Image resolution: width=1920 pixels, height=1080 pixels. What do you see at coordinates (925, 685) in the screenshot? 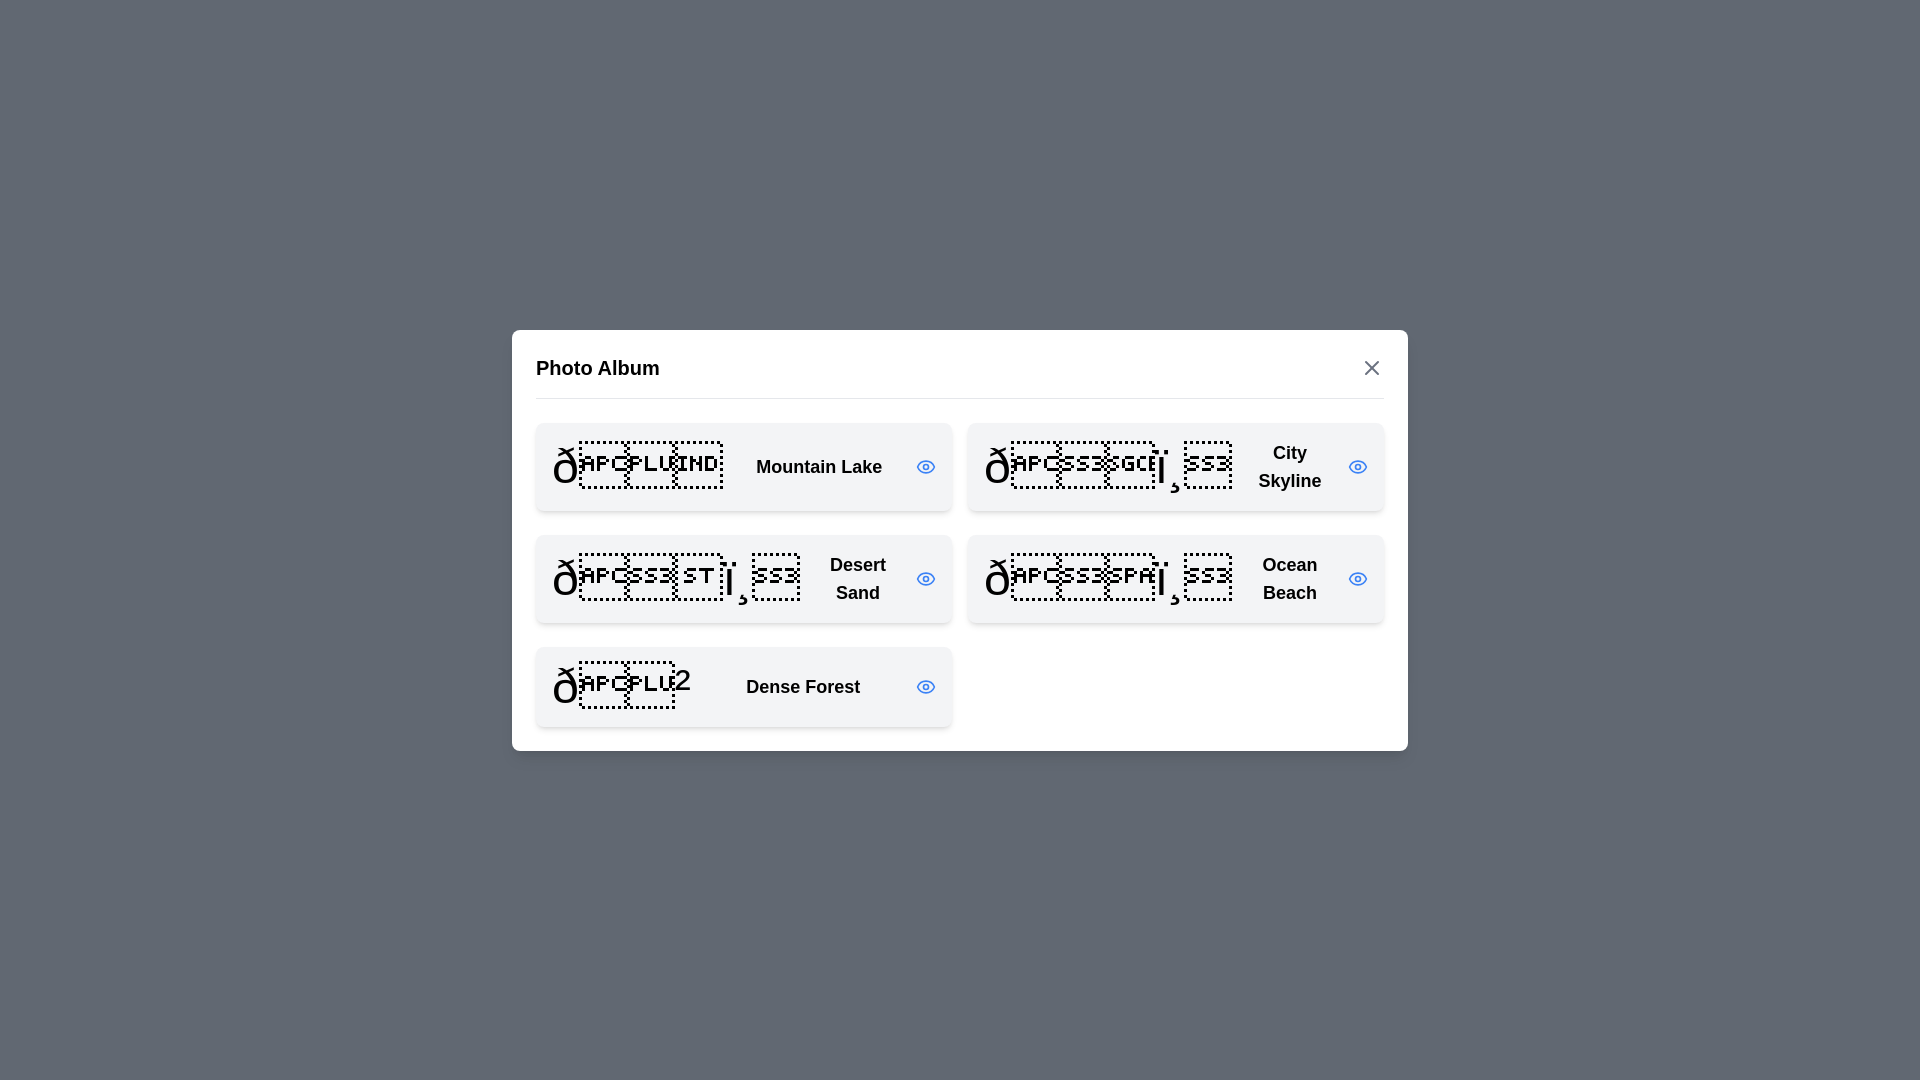
I see `'eye' icon next to the photo titled 'Dense Forest' to view it in detail` at bounding box center [925, 685].